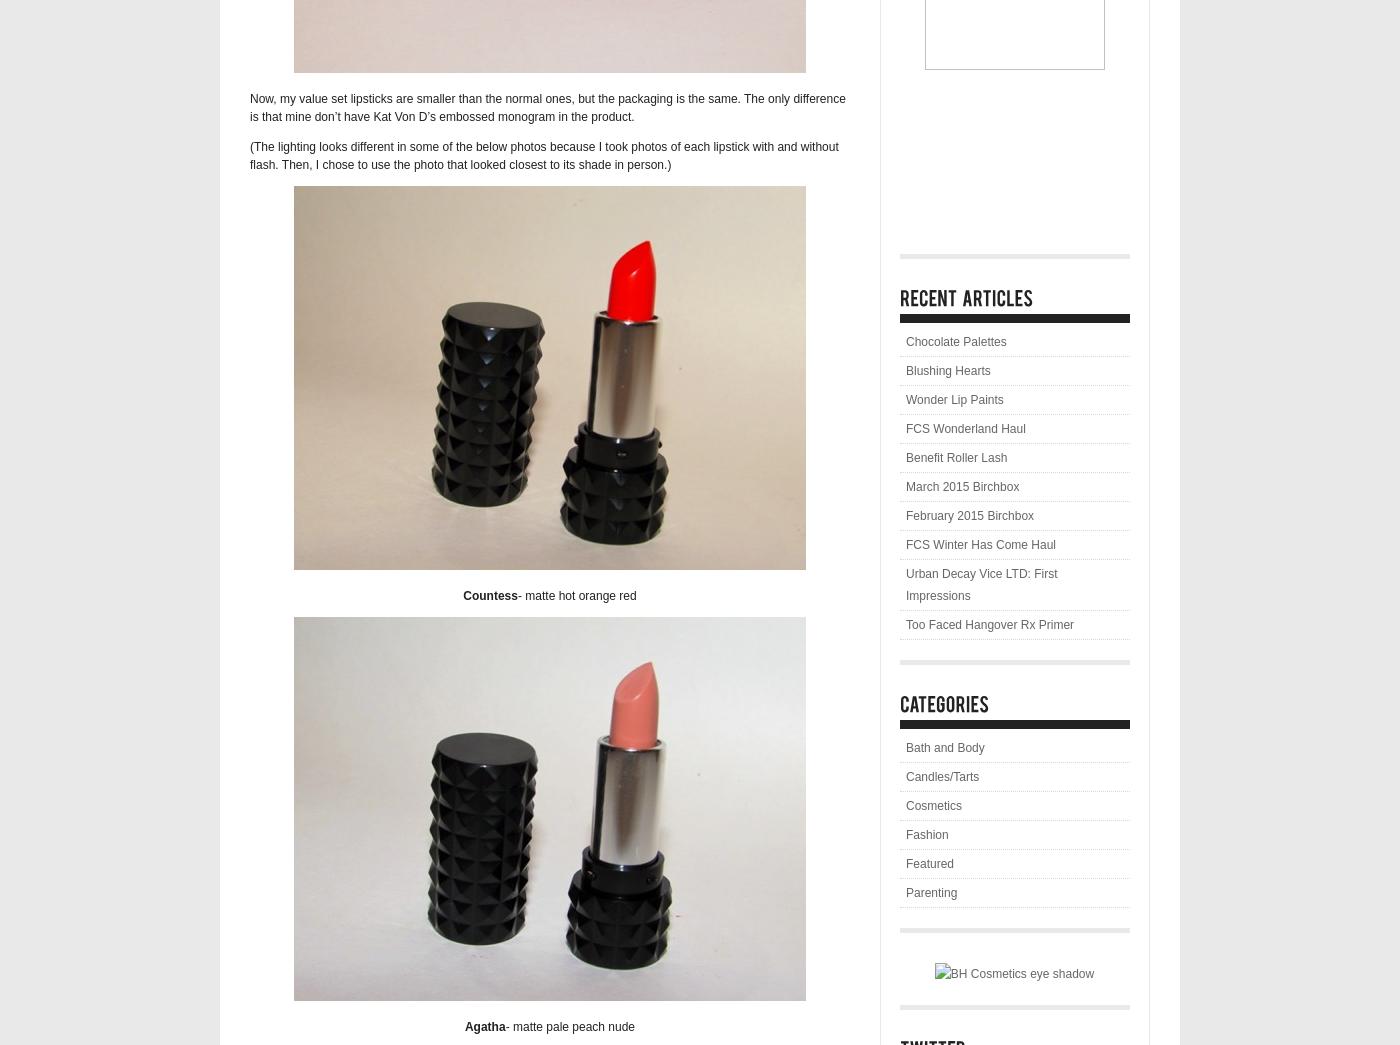 The image size is (1400, 1045). What do you see at coordinates (905, 428) in the screenshot?
I see `'FCS Wonderland Haul'` at bounding box center [905, 428].